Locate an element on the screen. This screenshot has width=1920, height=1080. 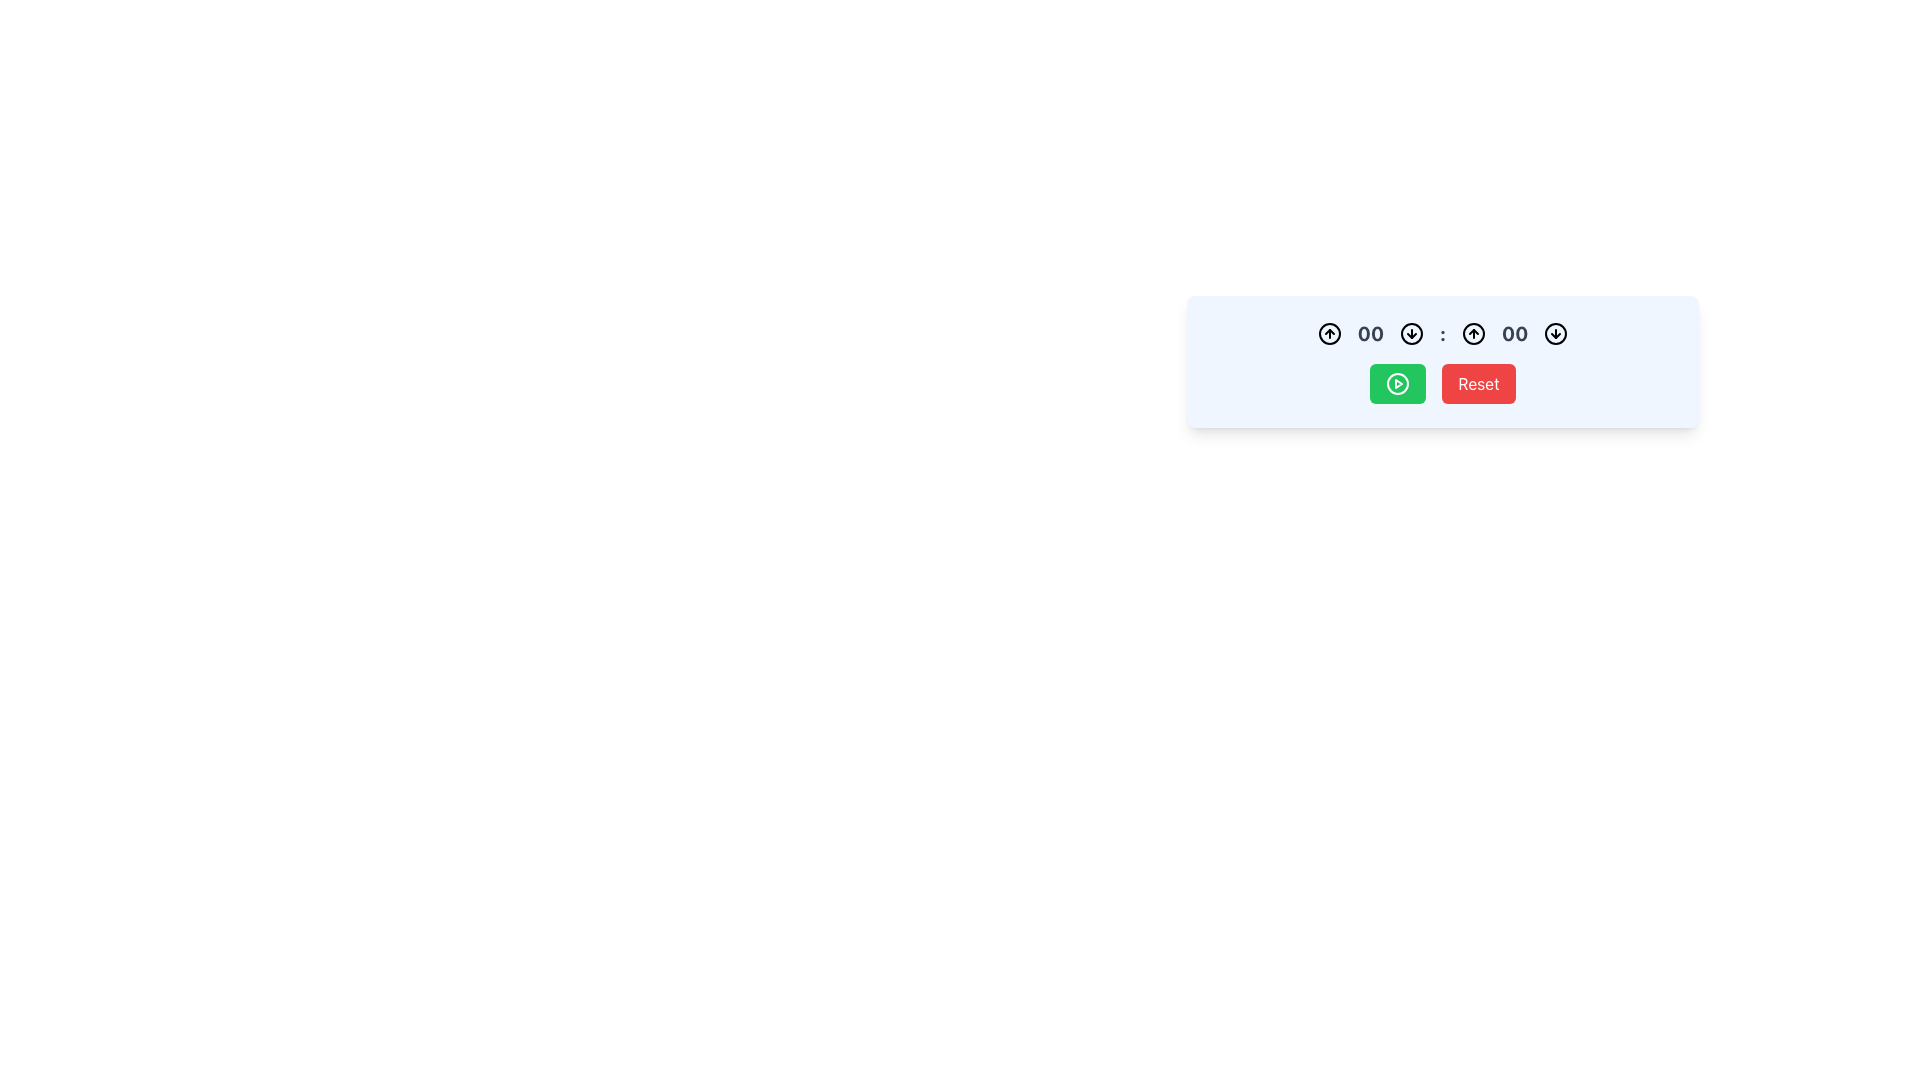
the static text element that visually represents the tens value of minutes in the time configuration context, located between an upward arrow icon and a colon symbol is located at coordinates (1369, 333).